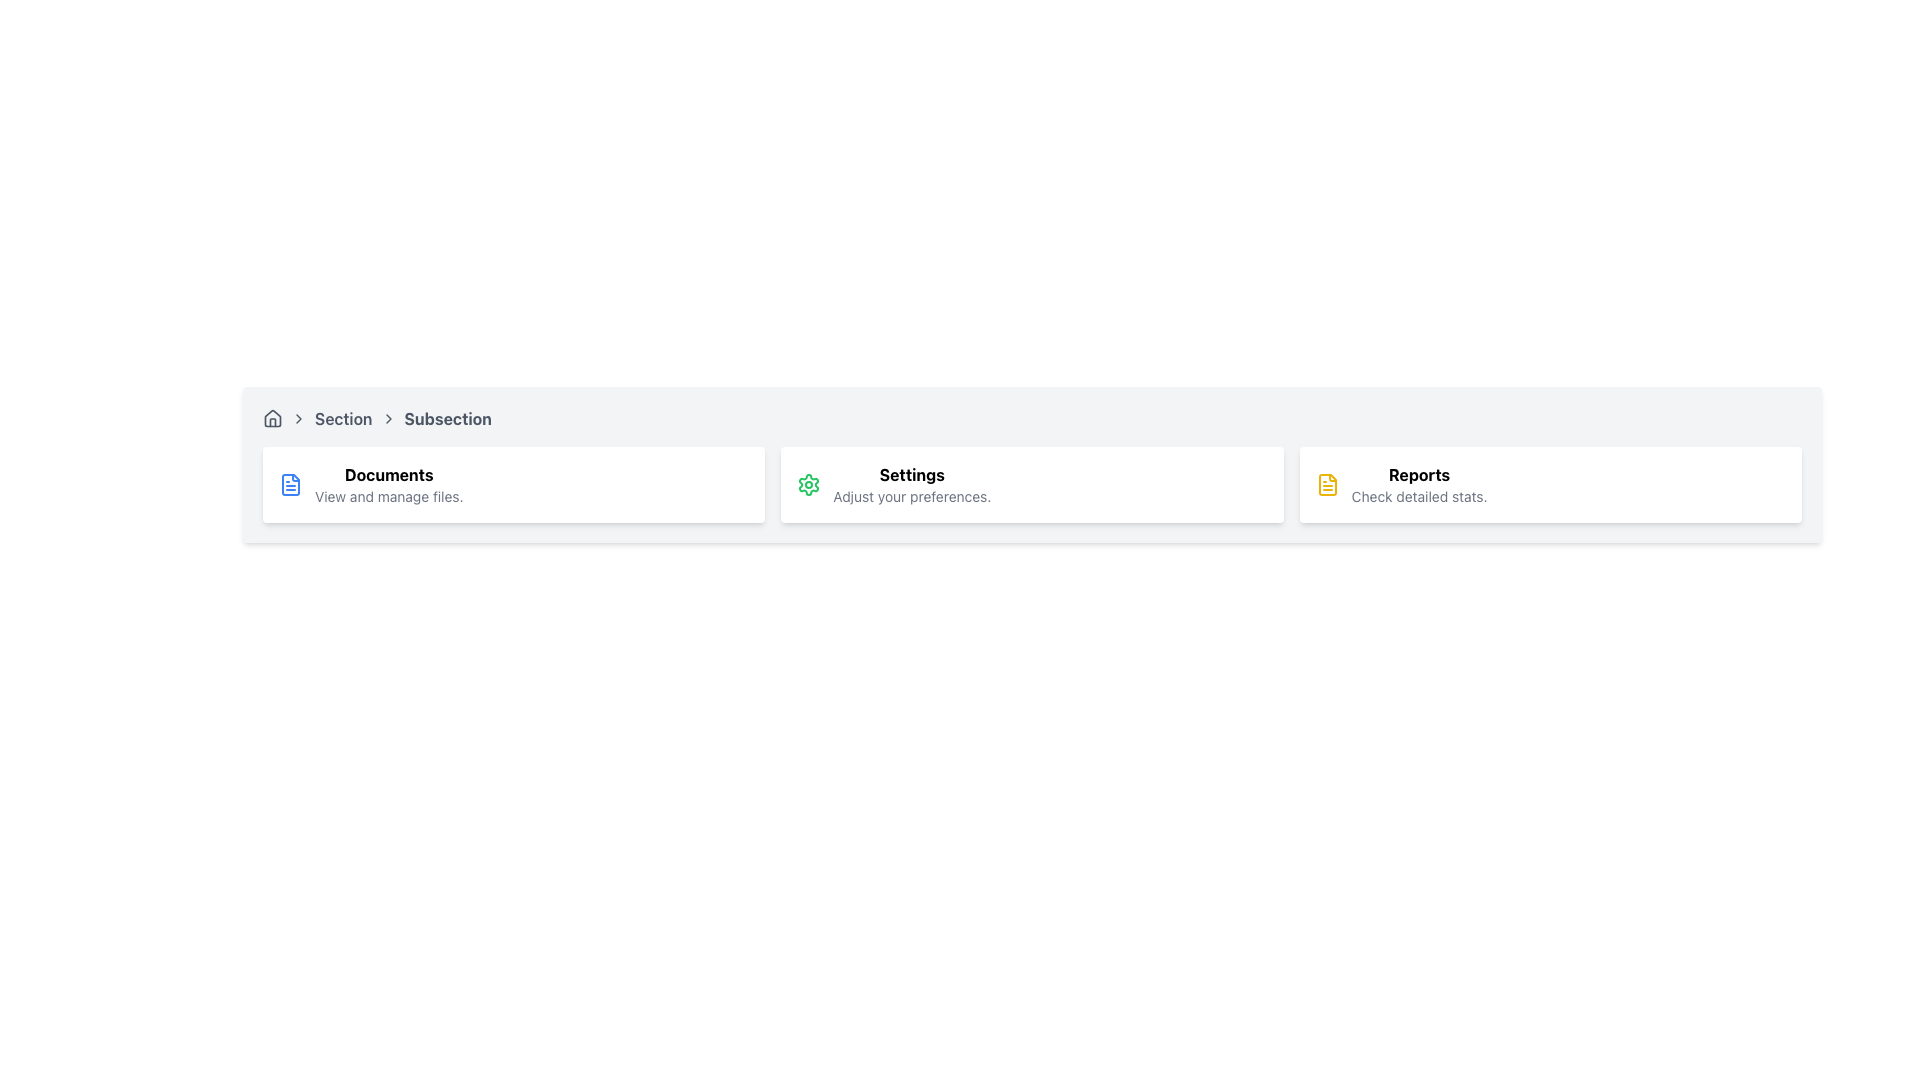 Image resolution: width=1920 pixels, height=1080 pixels. Describe the element at coordinates (1418, 485) in the screenshot. I see `the text label that displays 'Reports' in bold and 'Check detailed stats.' in gray, located in the rightmost card of three cards` at that location.